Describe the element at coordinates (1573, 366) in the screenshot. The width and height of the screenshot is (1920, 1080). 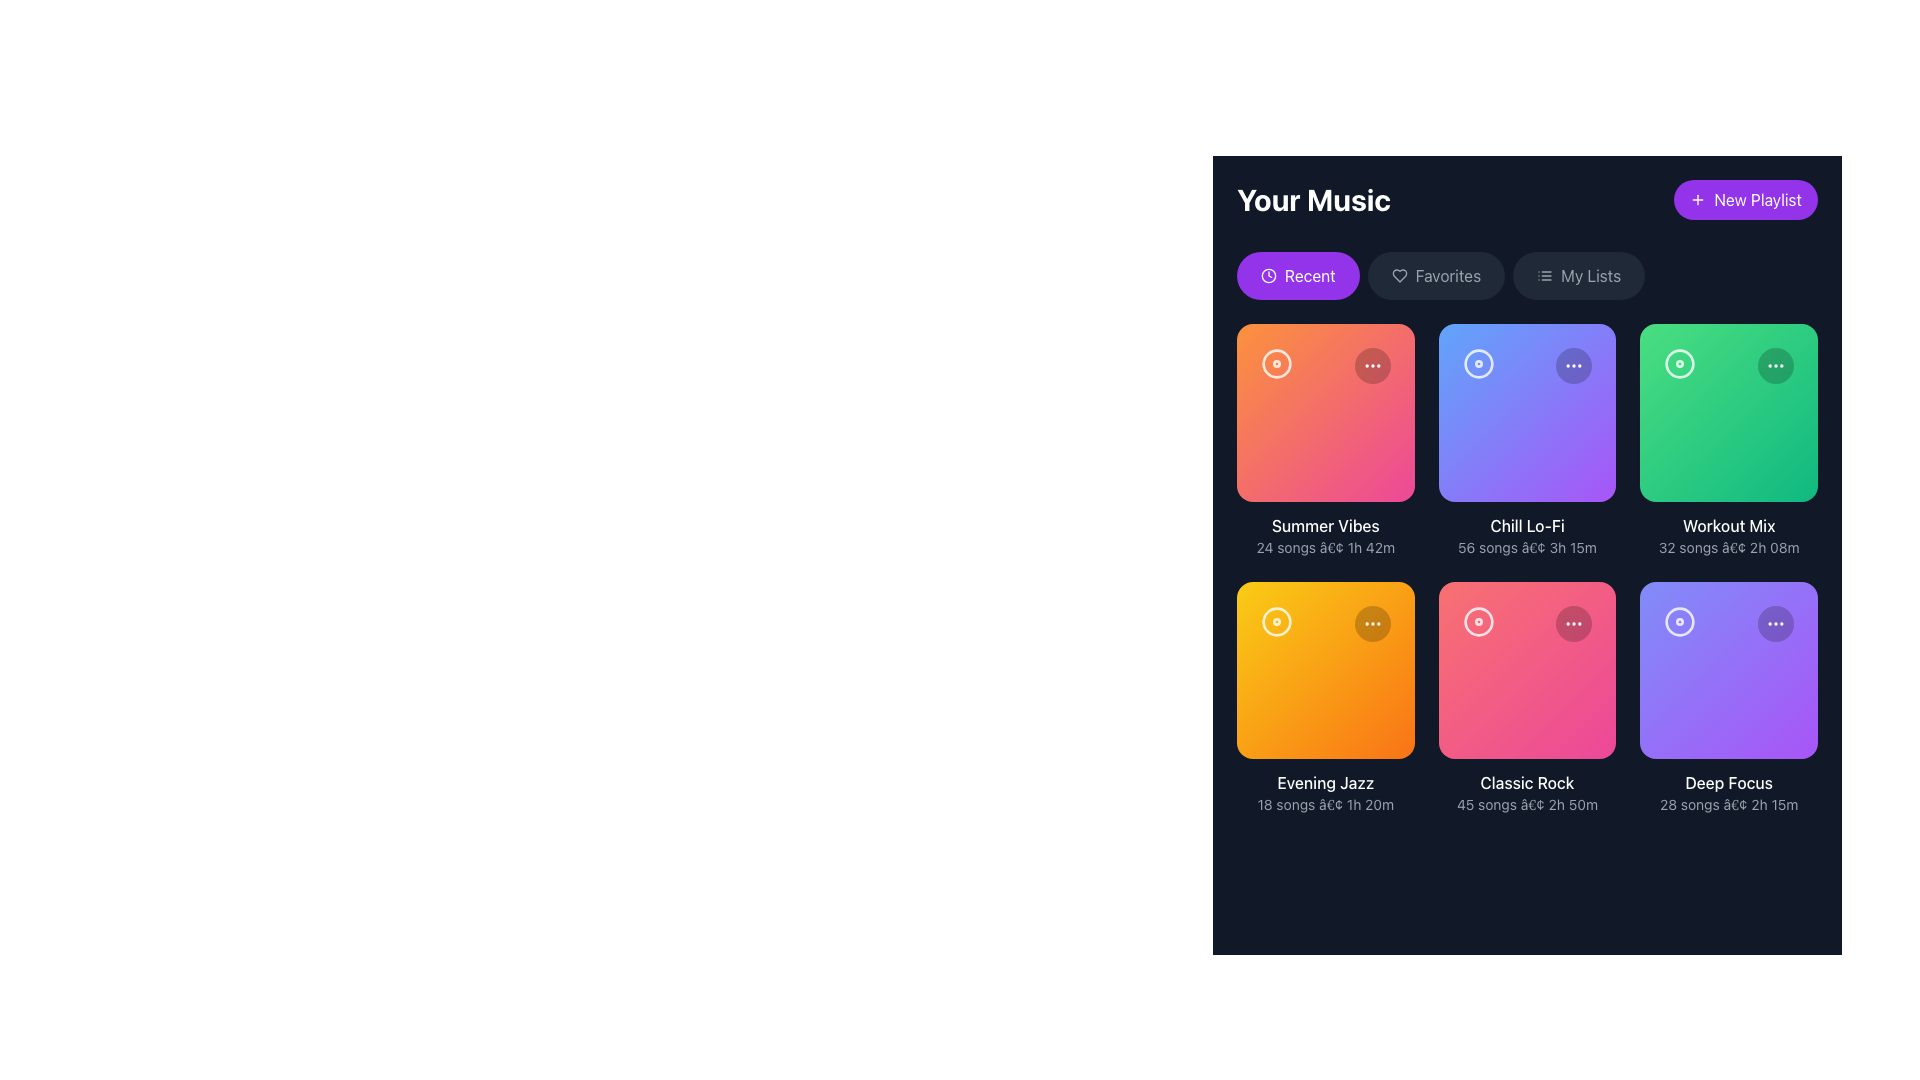
I see `the button in the top-right corner of the 'Chill Lo-Fi' playlist card` at that location.